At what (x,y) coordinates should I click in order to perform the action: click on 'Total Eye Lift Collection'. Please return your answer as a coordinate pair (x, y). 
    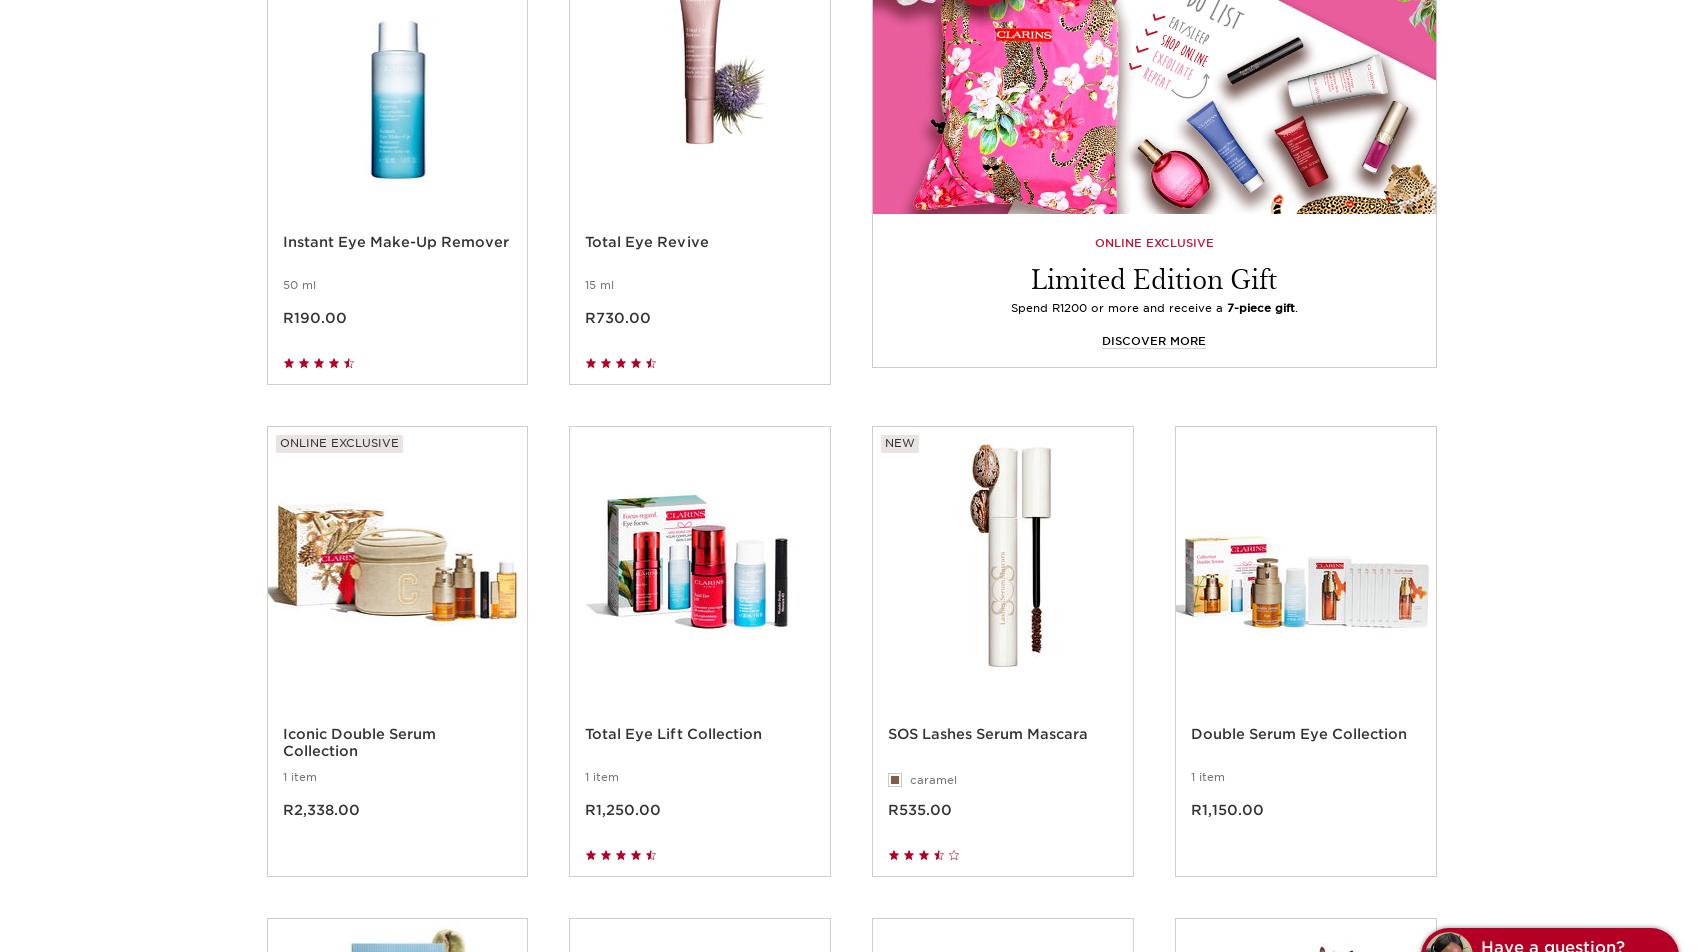
    Looking at the image, I should click on (672, 755).